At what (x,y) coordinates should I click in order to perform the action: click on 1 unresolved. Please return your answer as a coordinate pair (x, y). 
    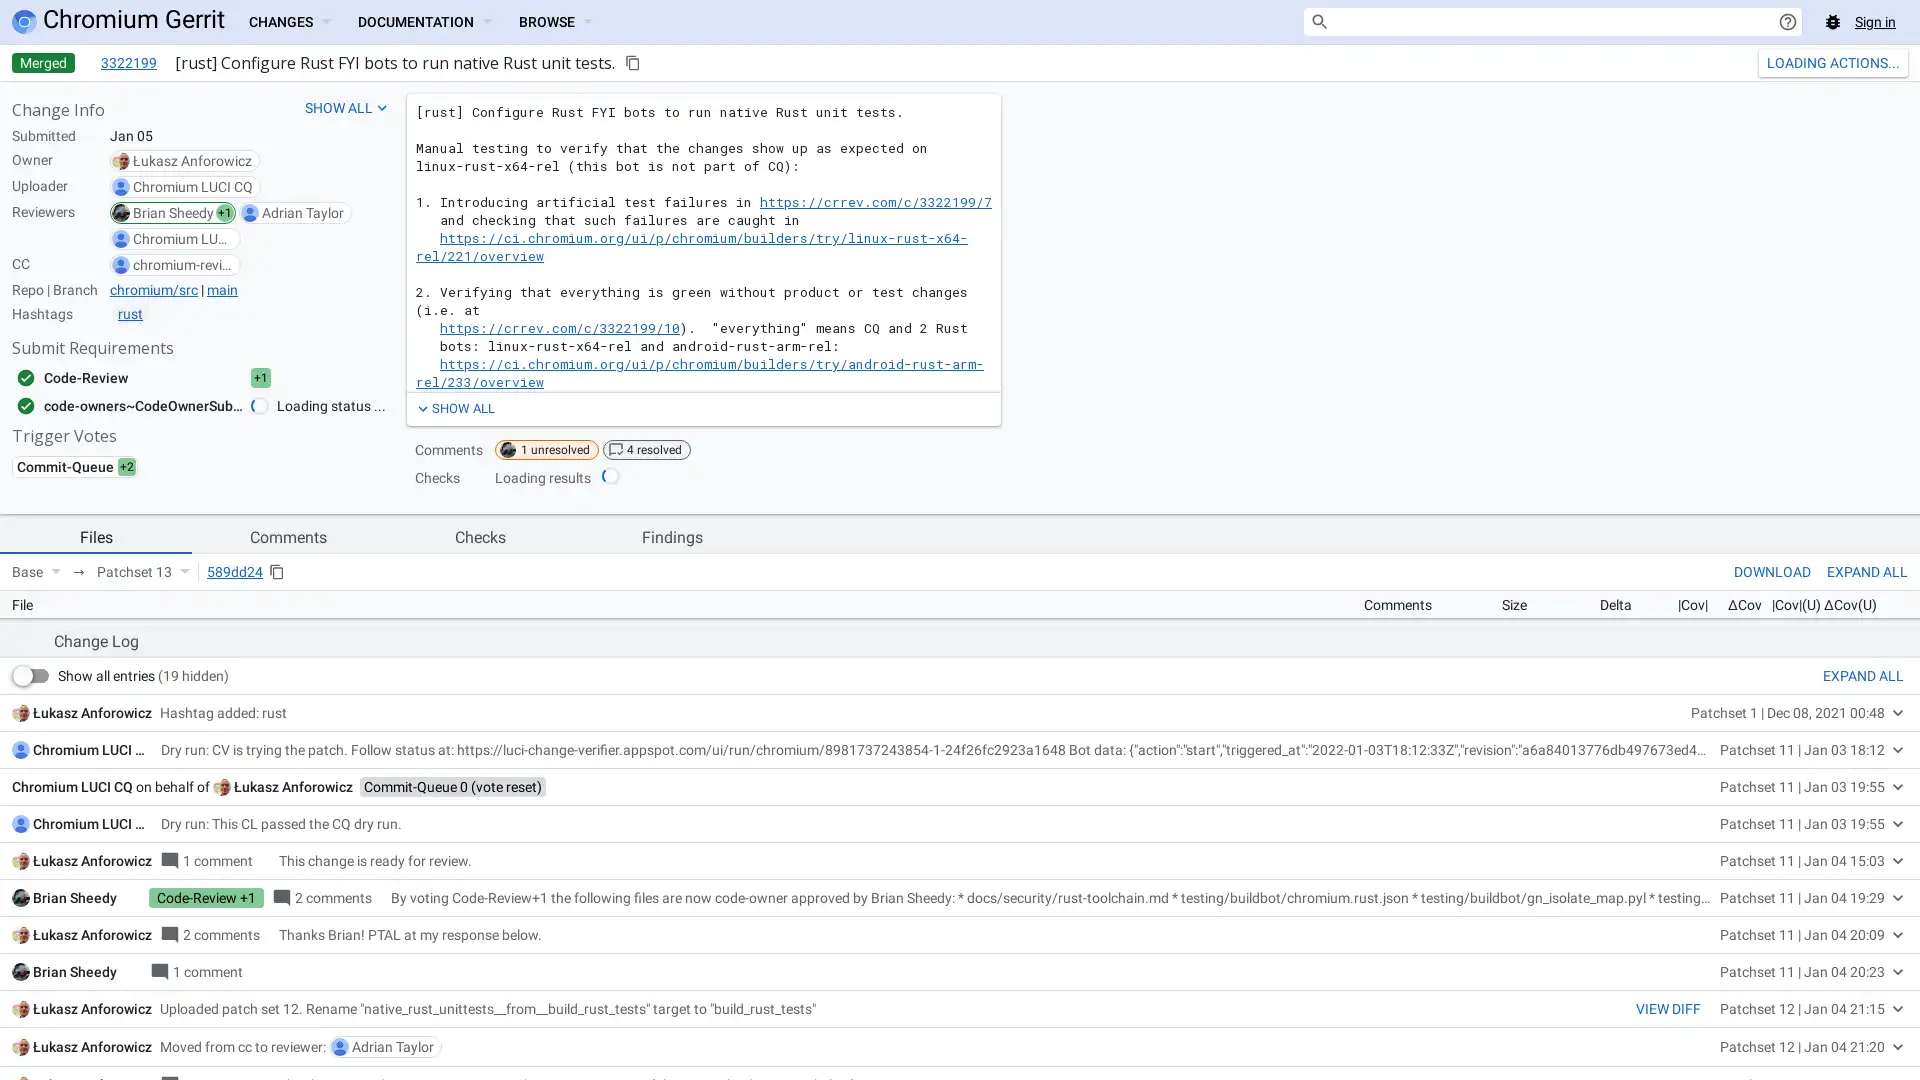
    Looking at the image, I should click on (547, 450).